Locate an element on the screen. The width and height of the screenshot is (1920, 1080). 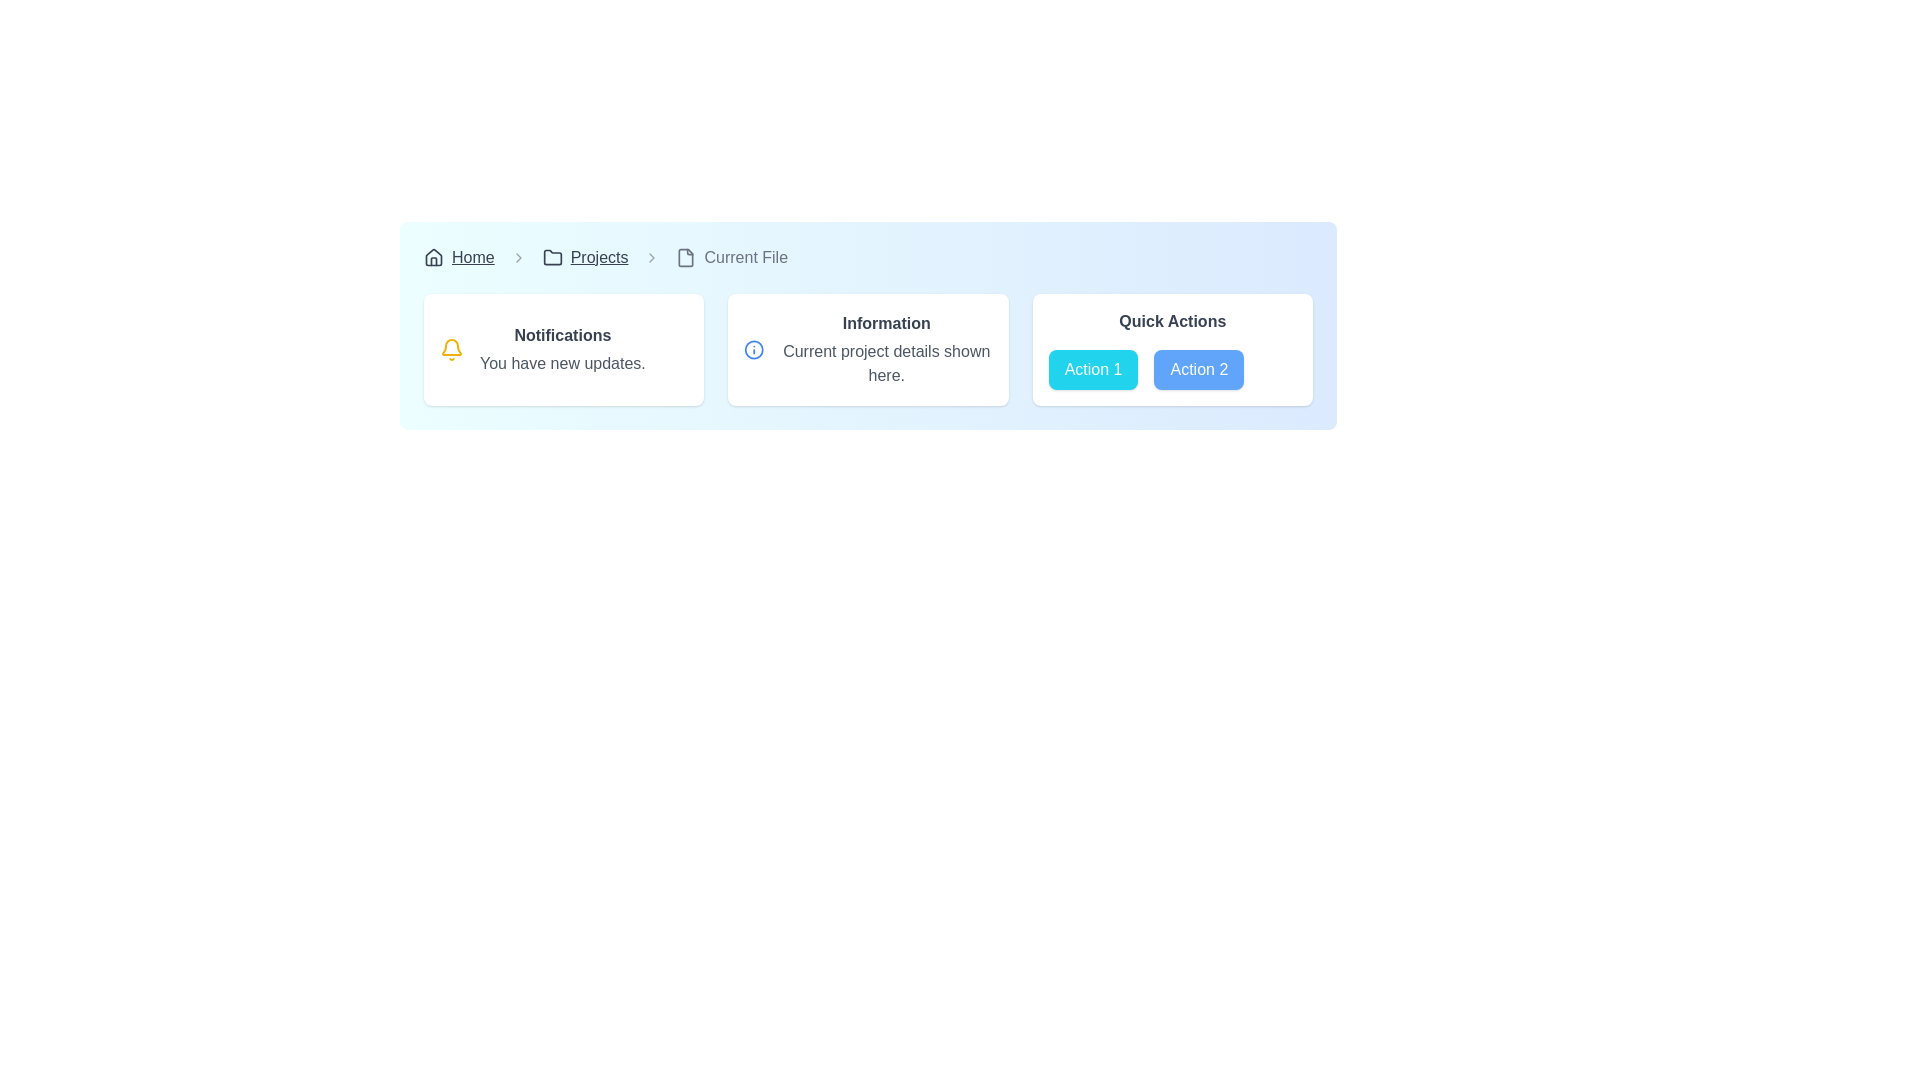
the 'Current File' breadcrumb link in the breadcrumb navigation bar is located at coordinates (868, 257).